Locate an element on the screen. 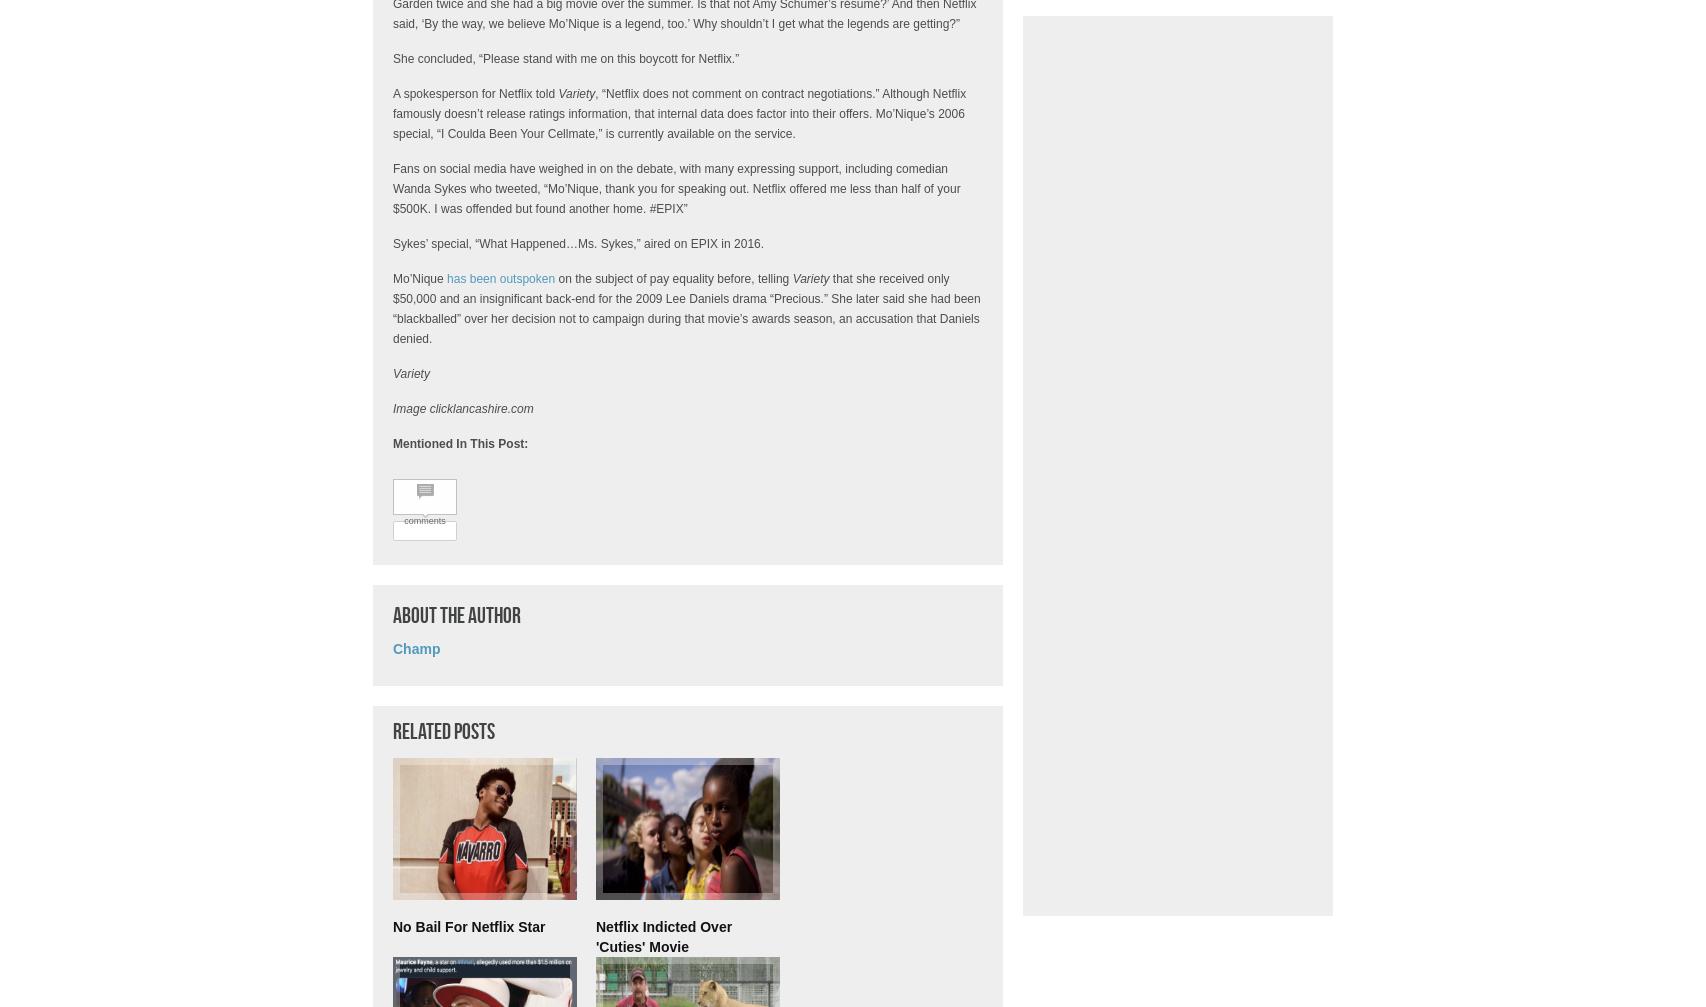 The image size is (1706, 1007). 'Fans on social media have weighed in on the debate, with many expressing support, including comedian Wanda Sykes who tweeted, “Mo’Nique, thank you for speaking out. Netflix offered me less than half of your $500K. I was offended but found another home. #EPIX”' is located at coordinates (675, 189).